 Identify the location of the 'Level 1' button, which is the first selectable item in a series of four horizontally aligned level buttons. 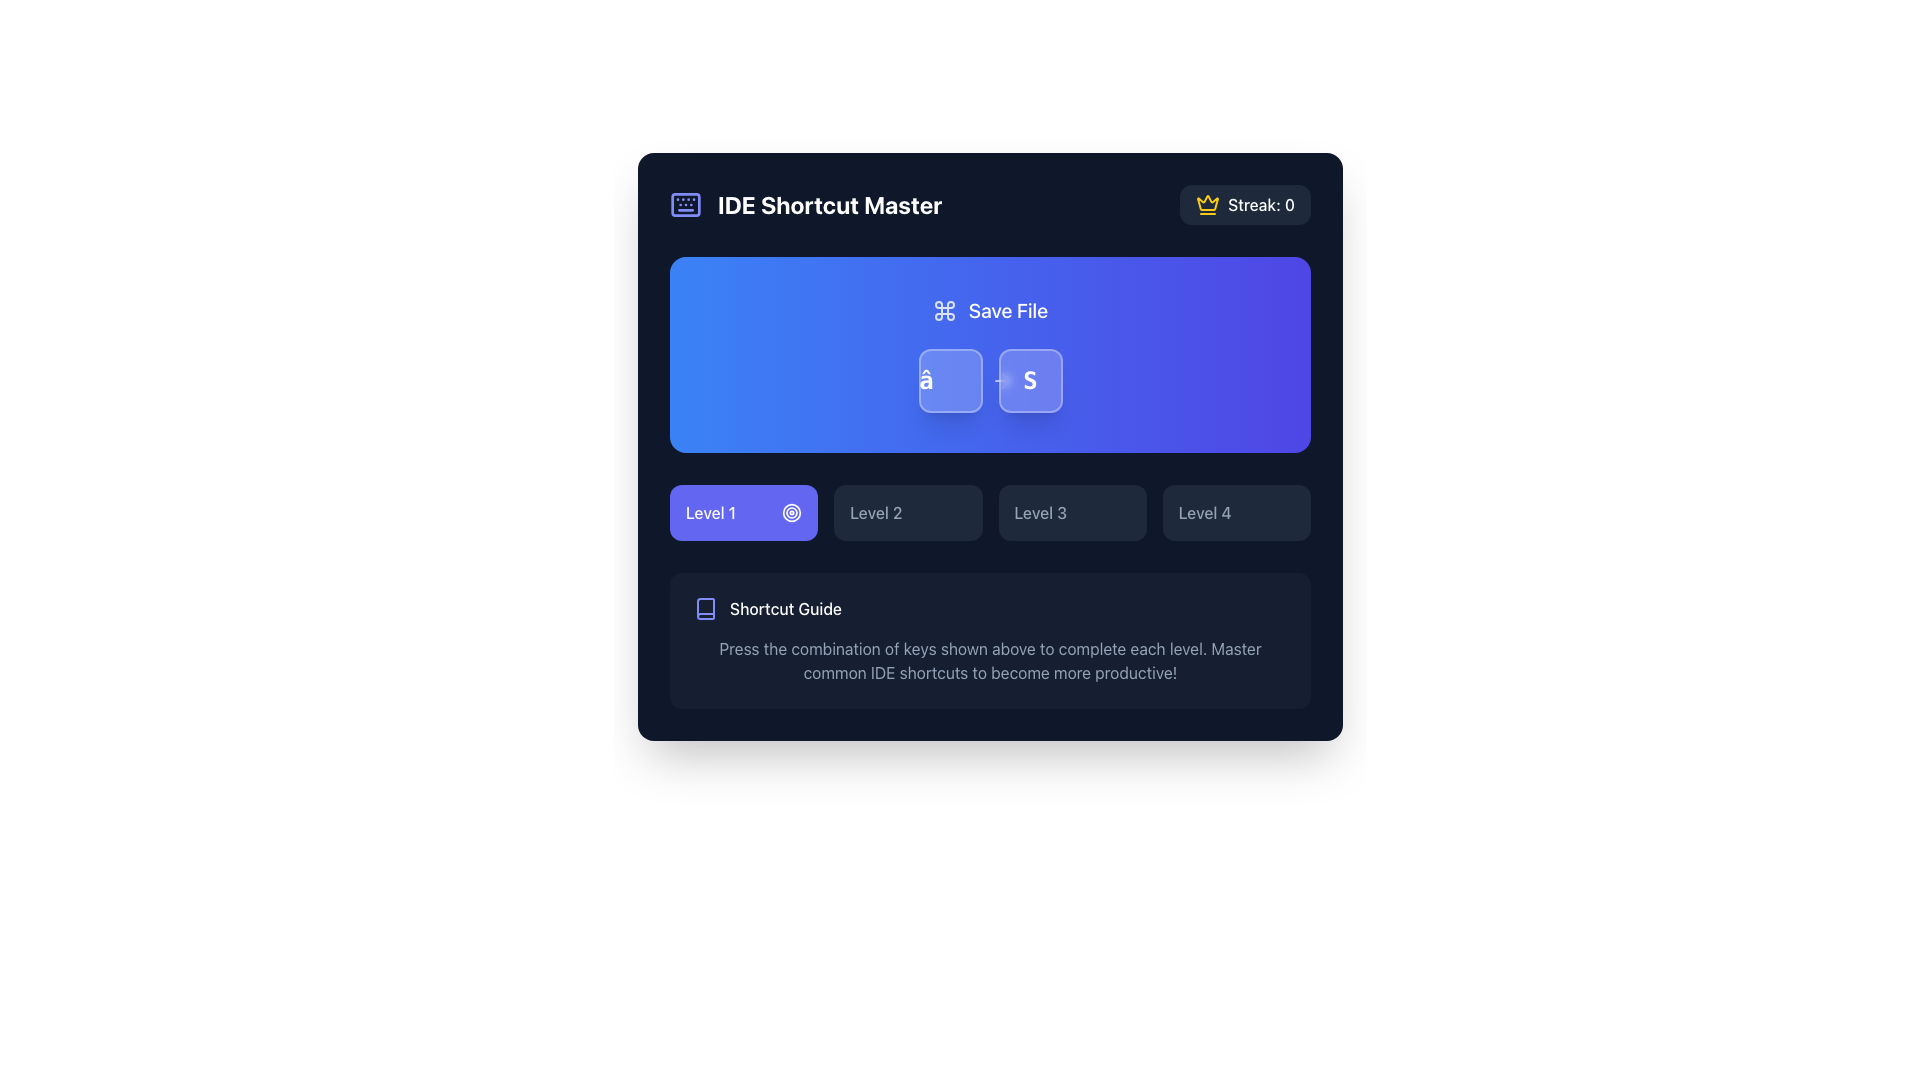
(743, 512).